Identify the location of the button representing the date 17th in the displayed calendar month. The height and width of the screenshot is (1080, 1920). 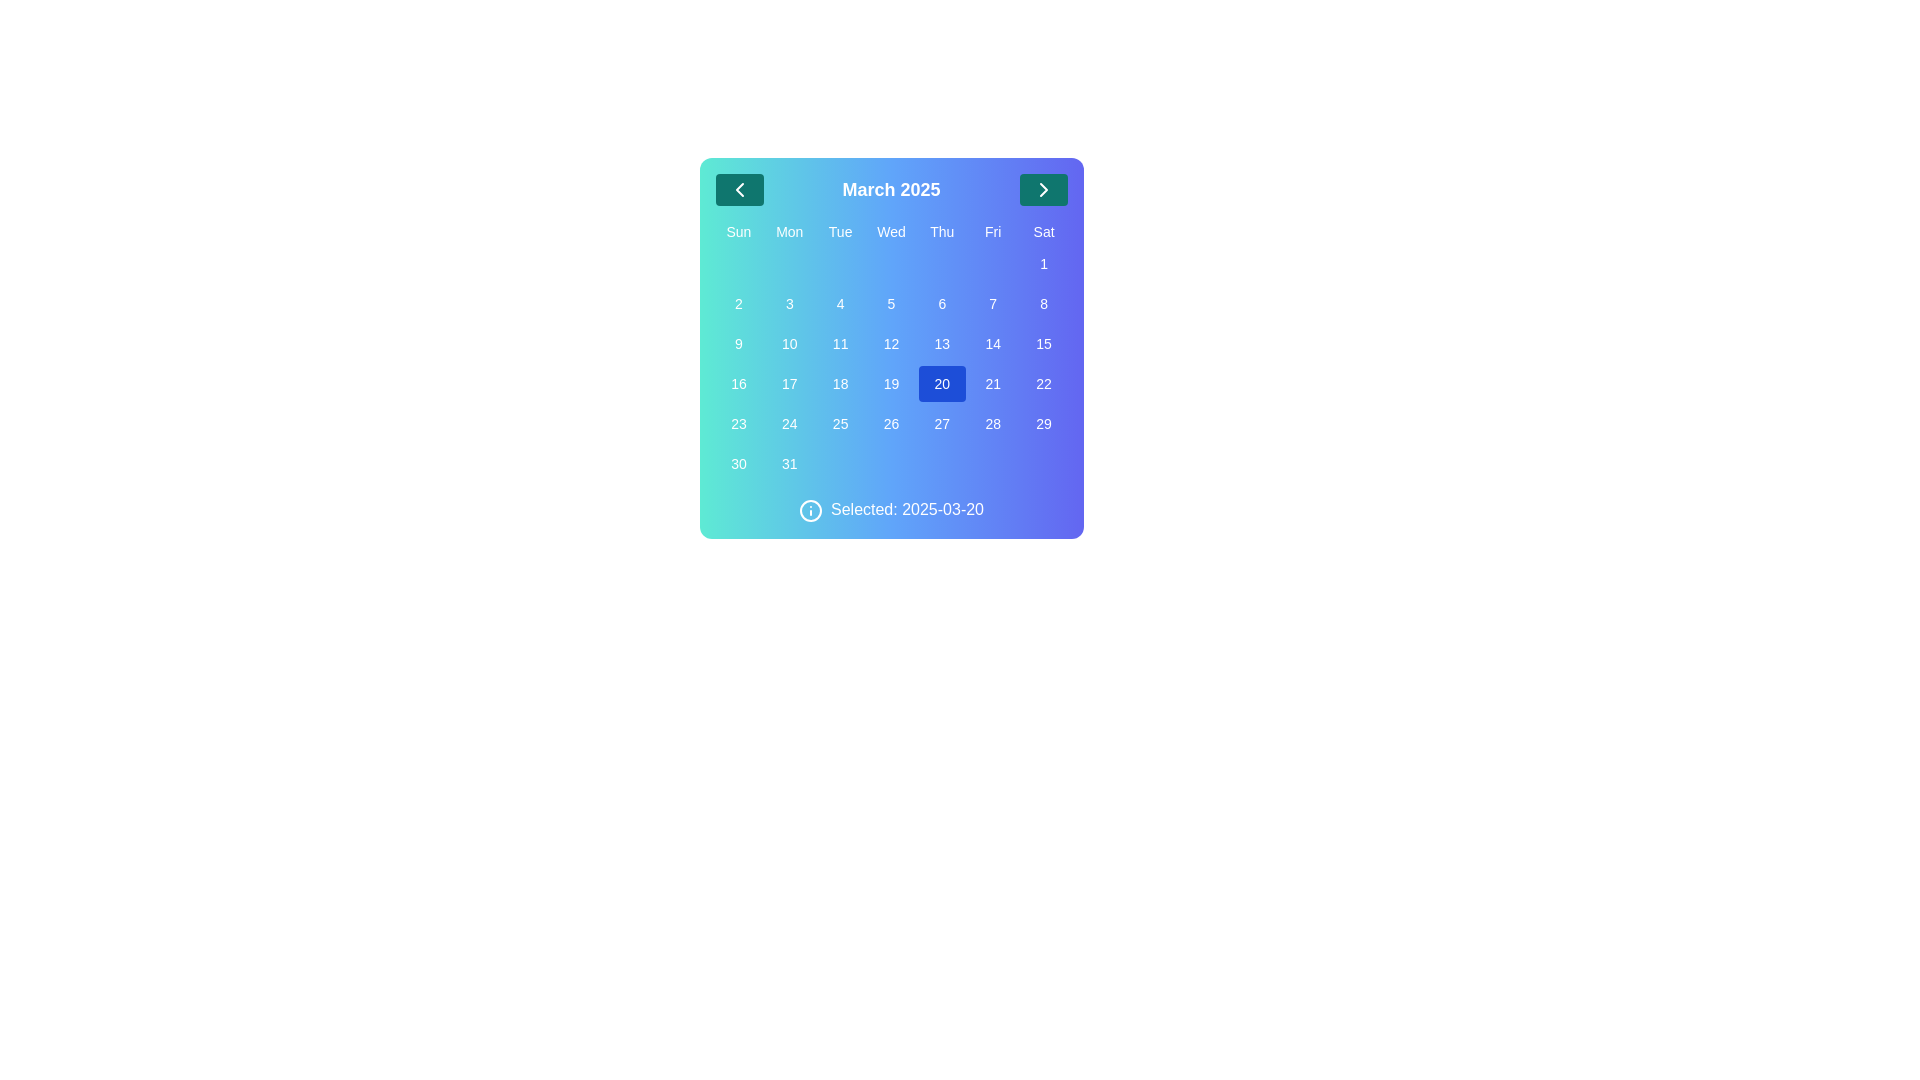
(788, 384).